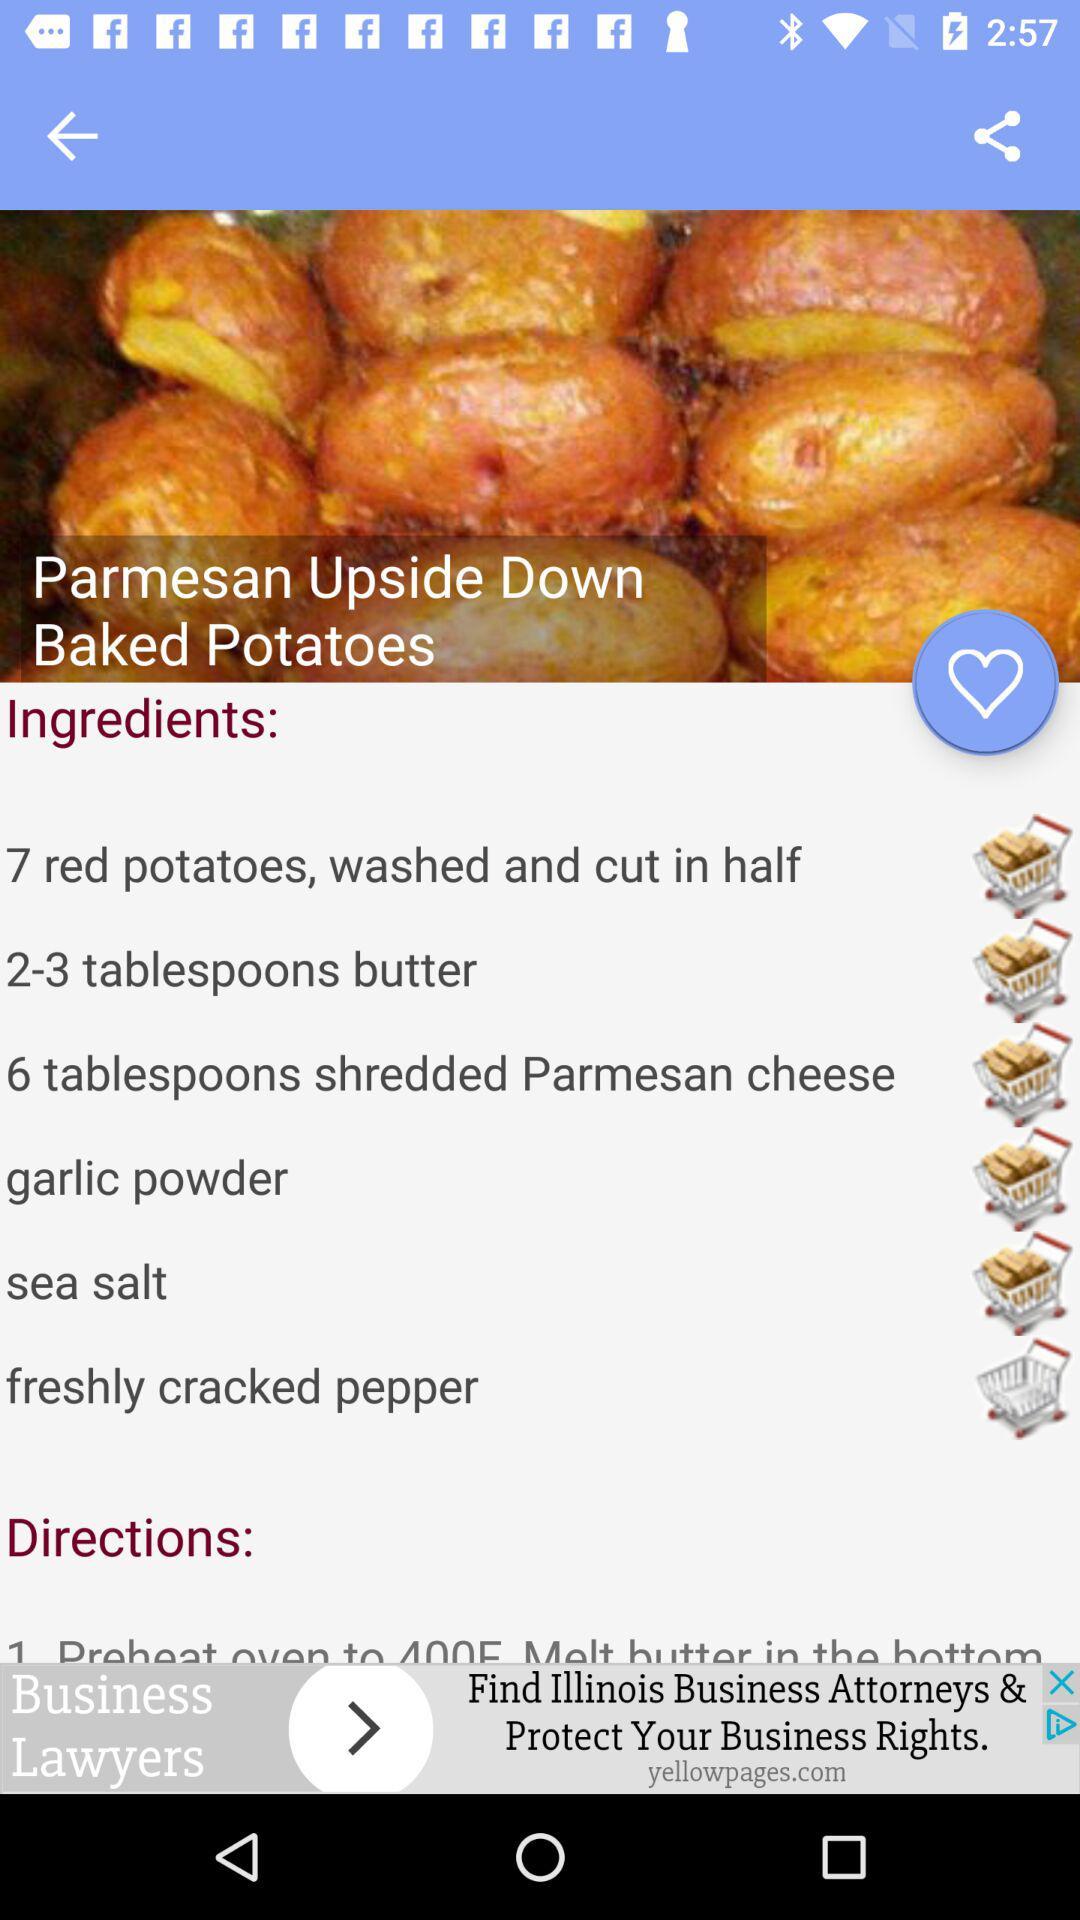 The height and width of the screenshot is (1920, 1080). I want to click on seach pega, so click(997, 135).